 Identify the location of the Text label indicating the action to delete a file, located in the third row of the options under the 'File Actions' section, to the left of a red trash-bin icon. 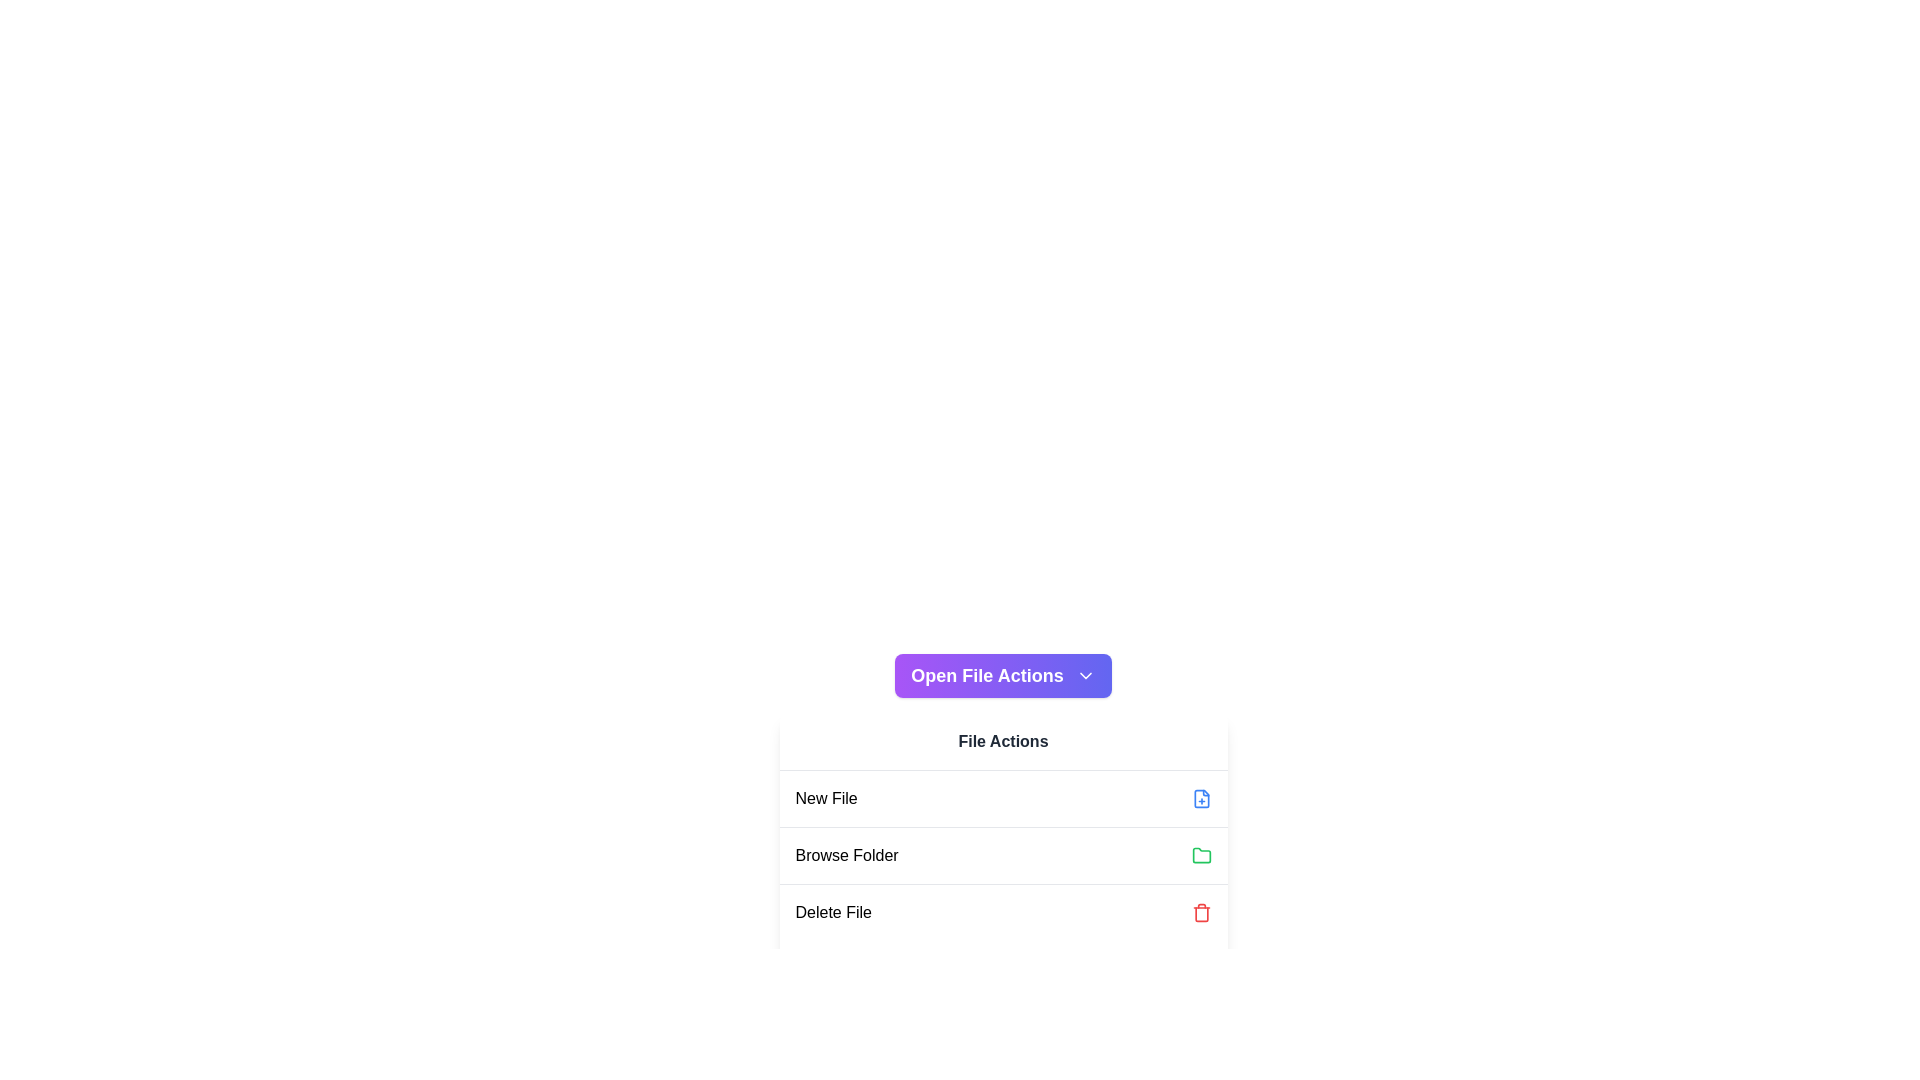
(833, 913).